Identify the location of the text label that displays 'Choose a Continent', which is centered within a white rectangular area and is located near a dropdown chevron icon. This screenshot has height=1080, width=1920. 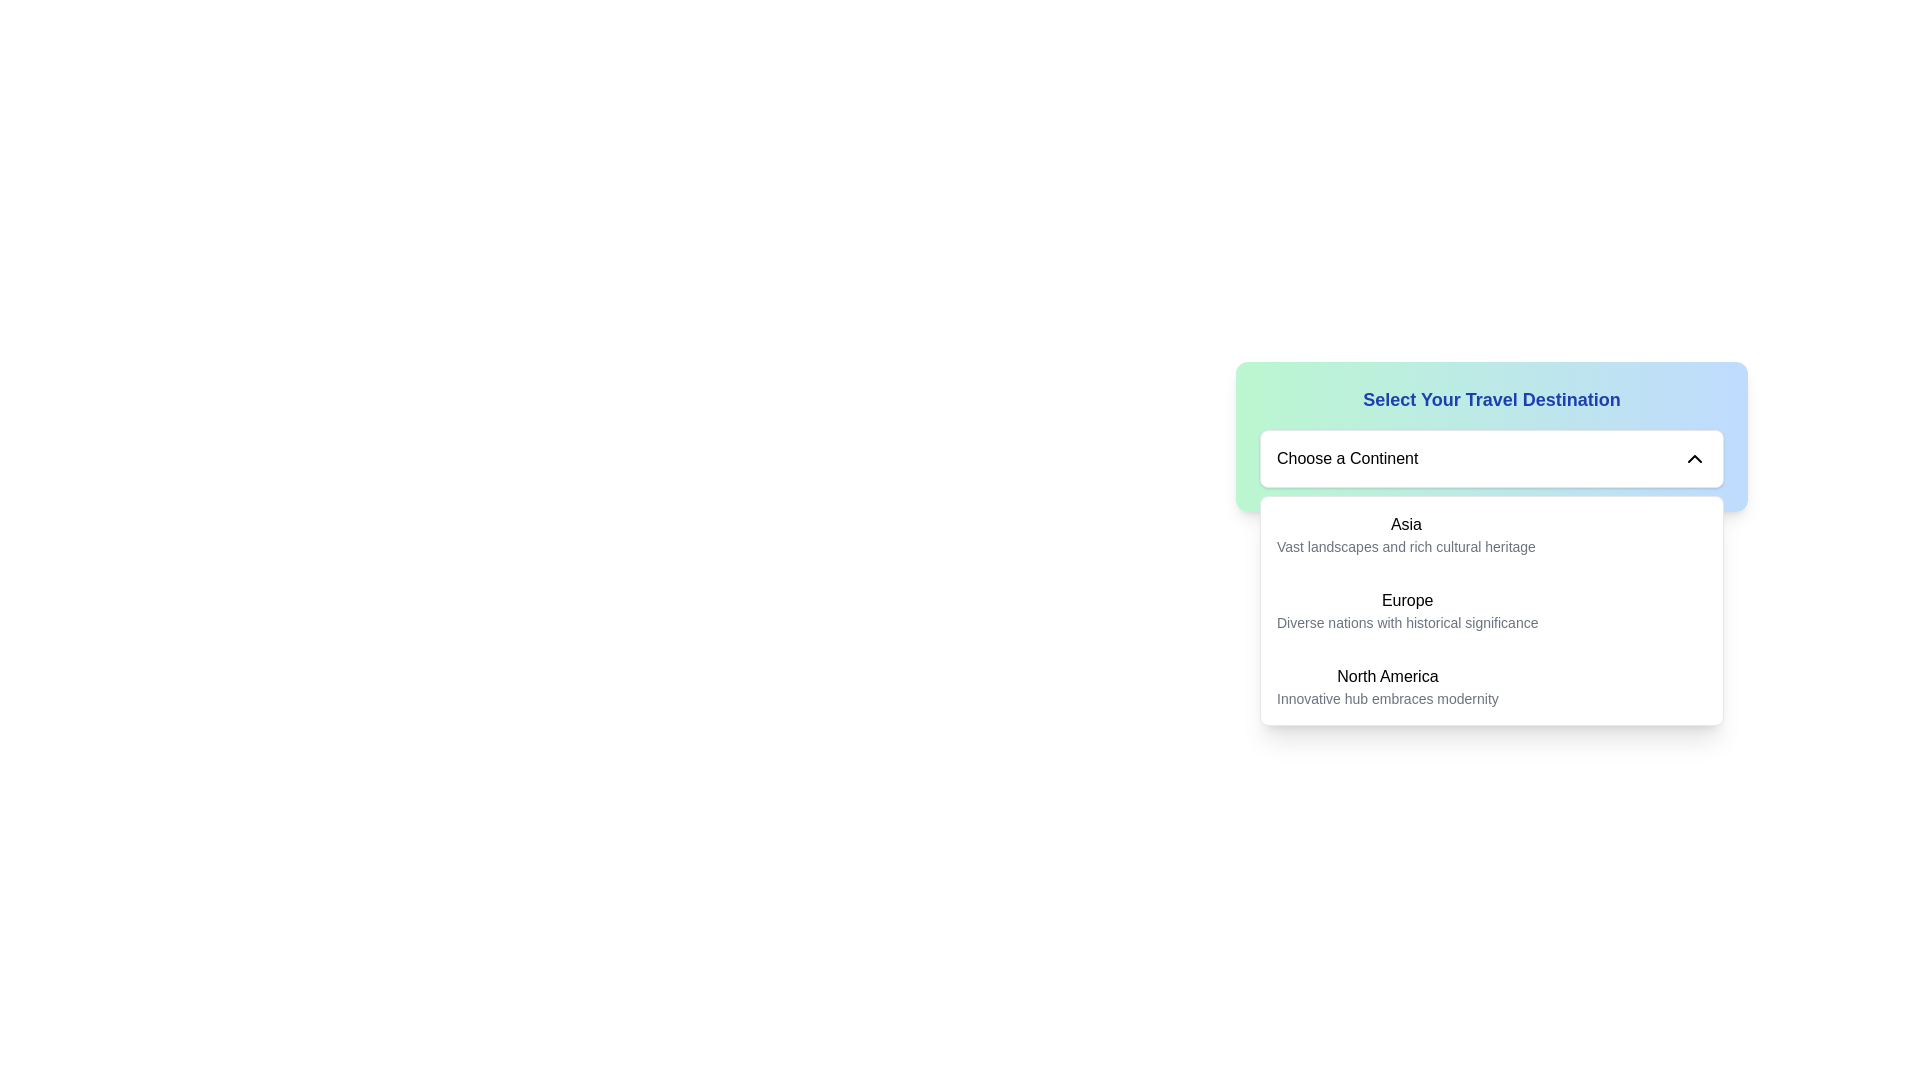
(1347, 459).